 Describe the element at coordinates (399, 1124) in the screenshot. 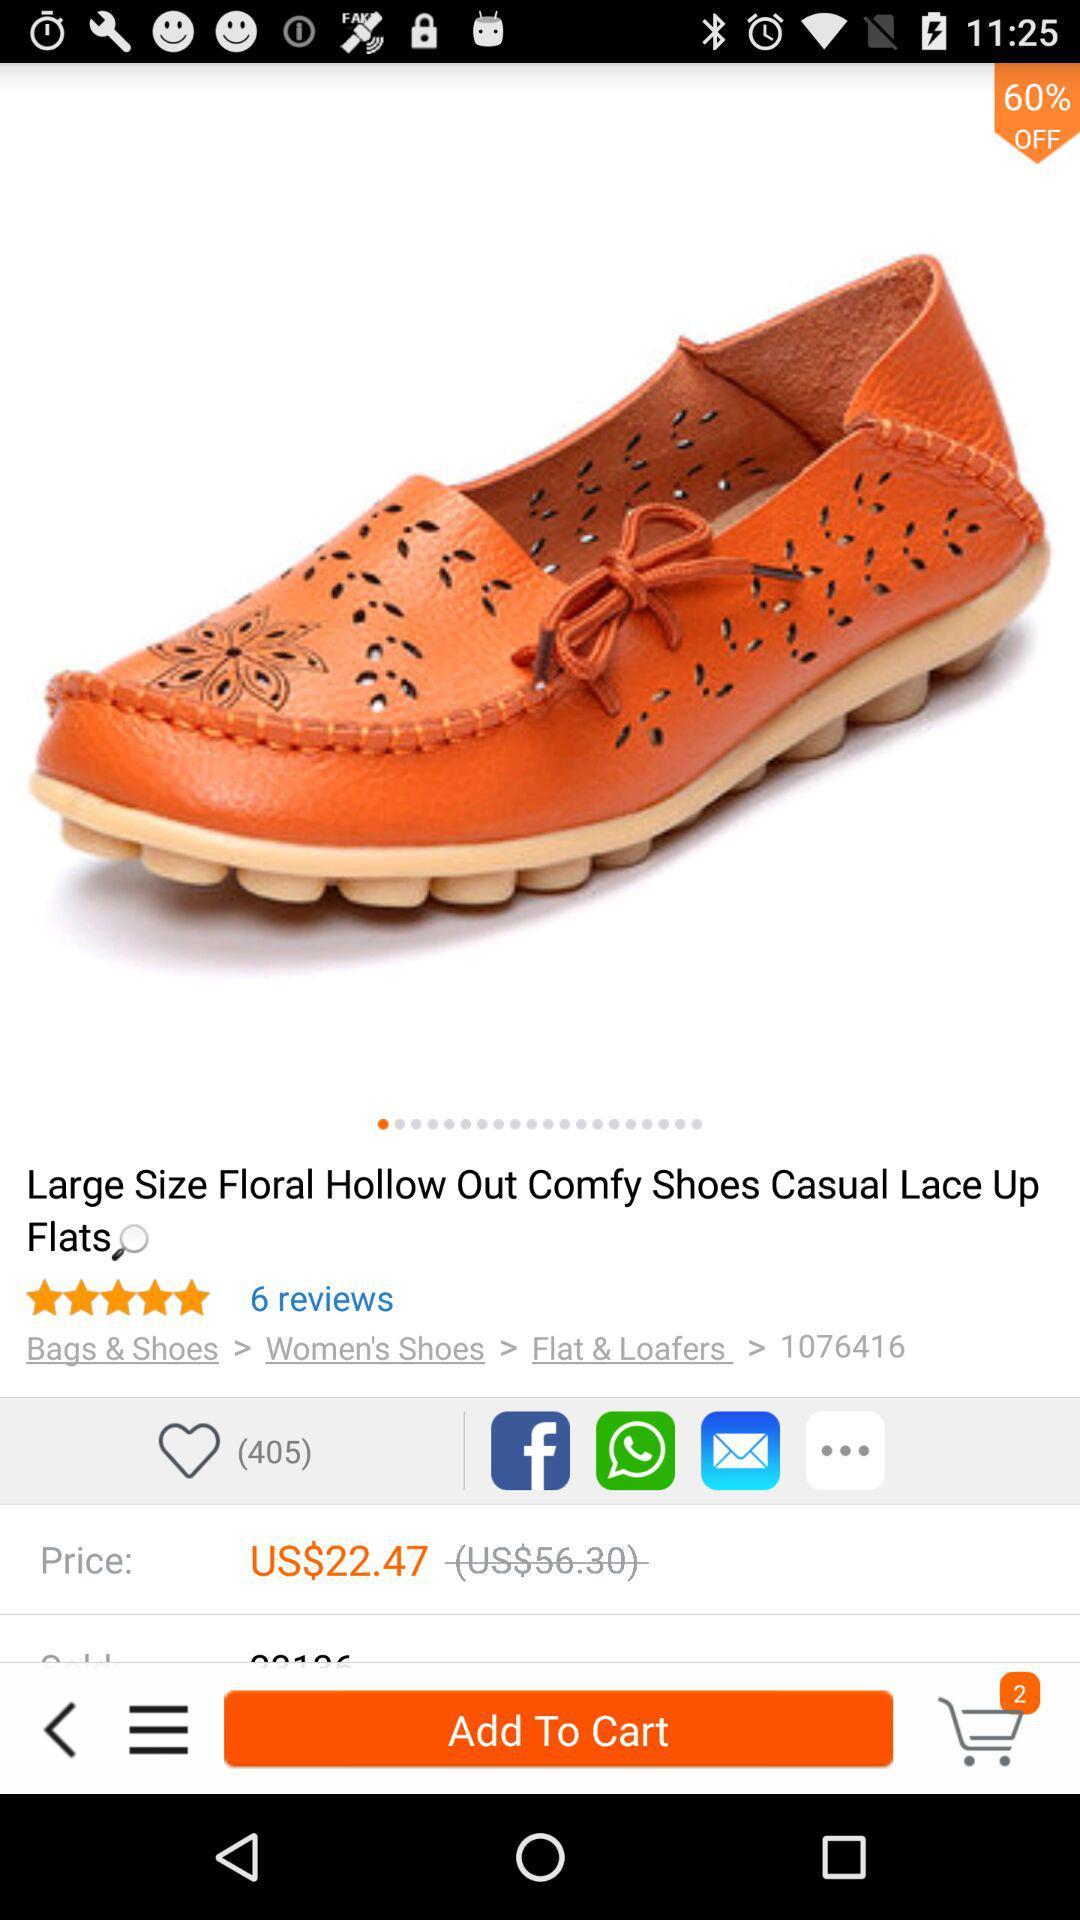

I see `item above loading... icon` at that location.